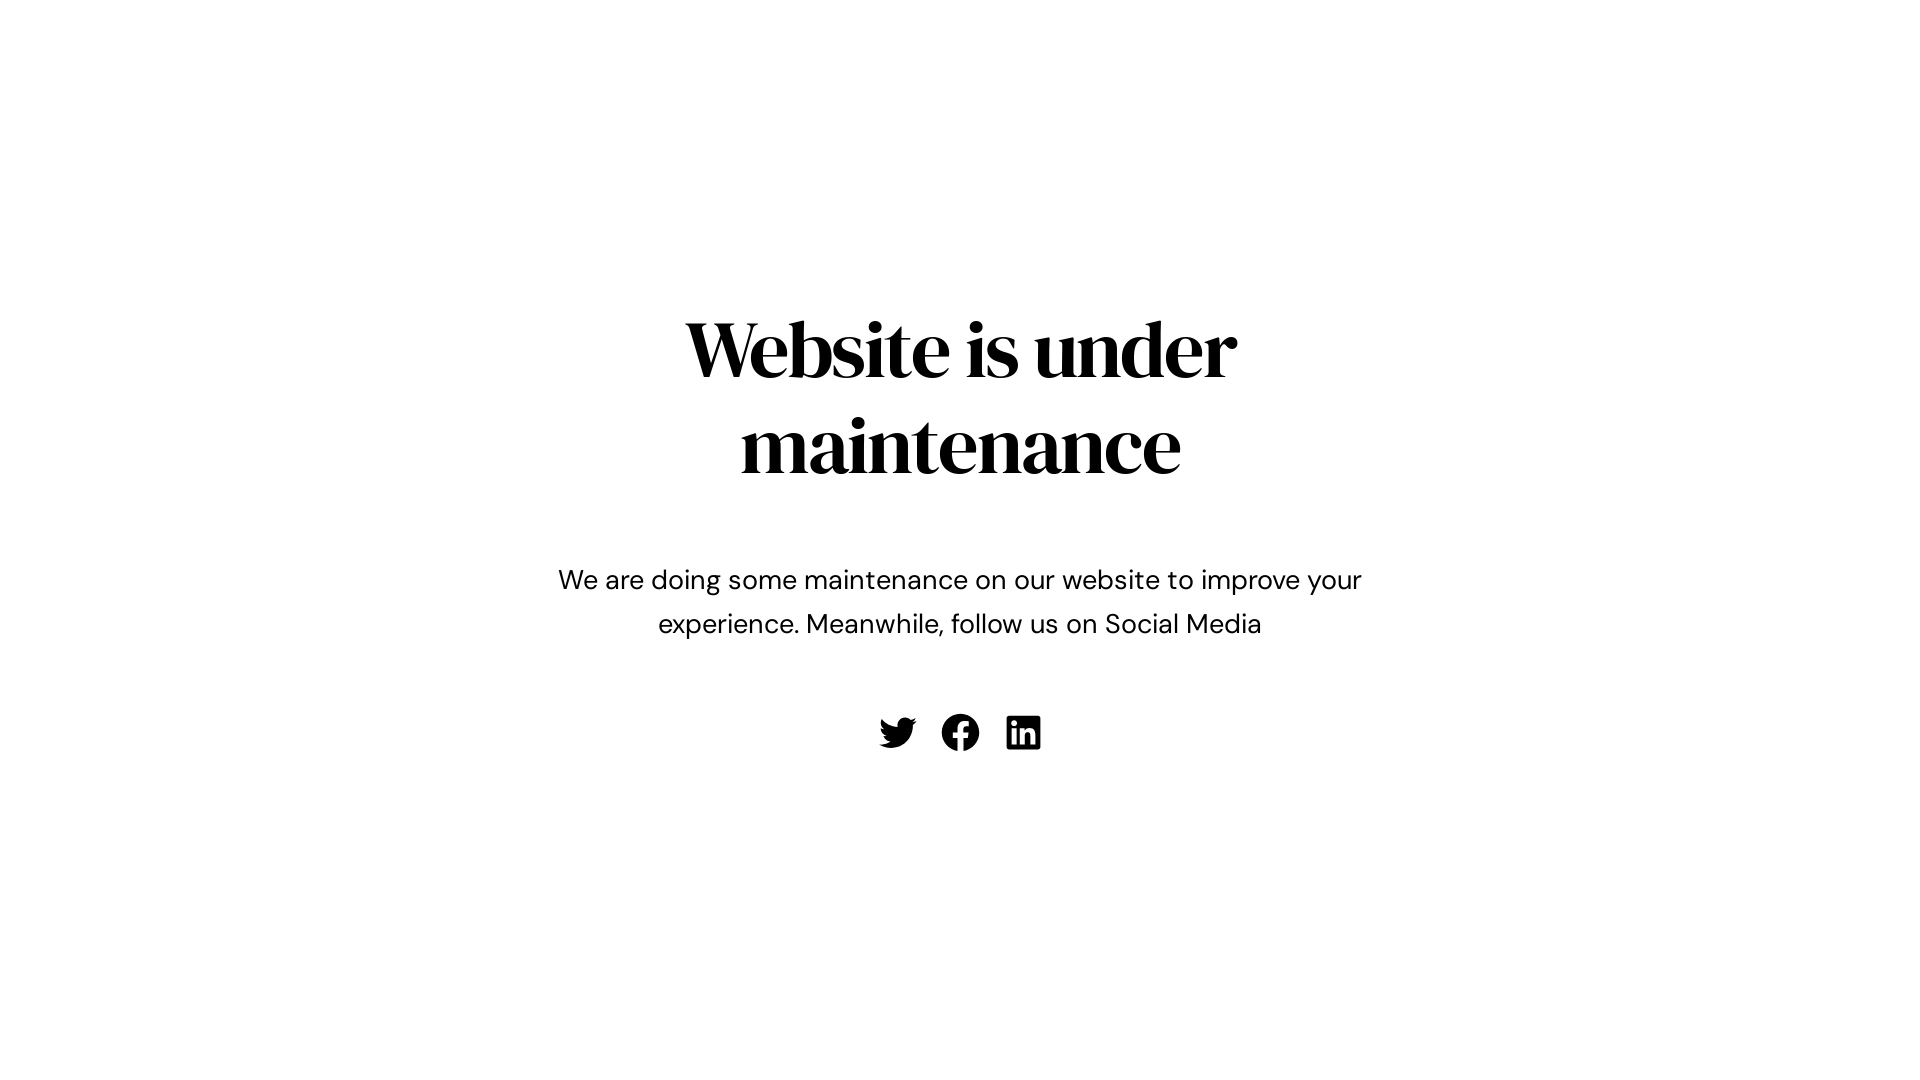  Describe the element at coordinates (895, 732) in the screenshot. I see `'Twitter'` at that location.